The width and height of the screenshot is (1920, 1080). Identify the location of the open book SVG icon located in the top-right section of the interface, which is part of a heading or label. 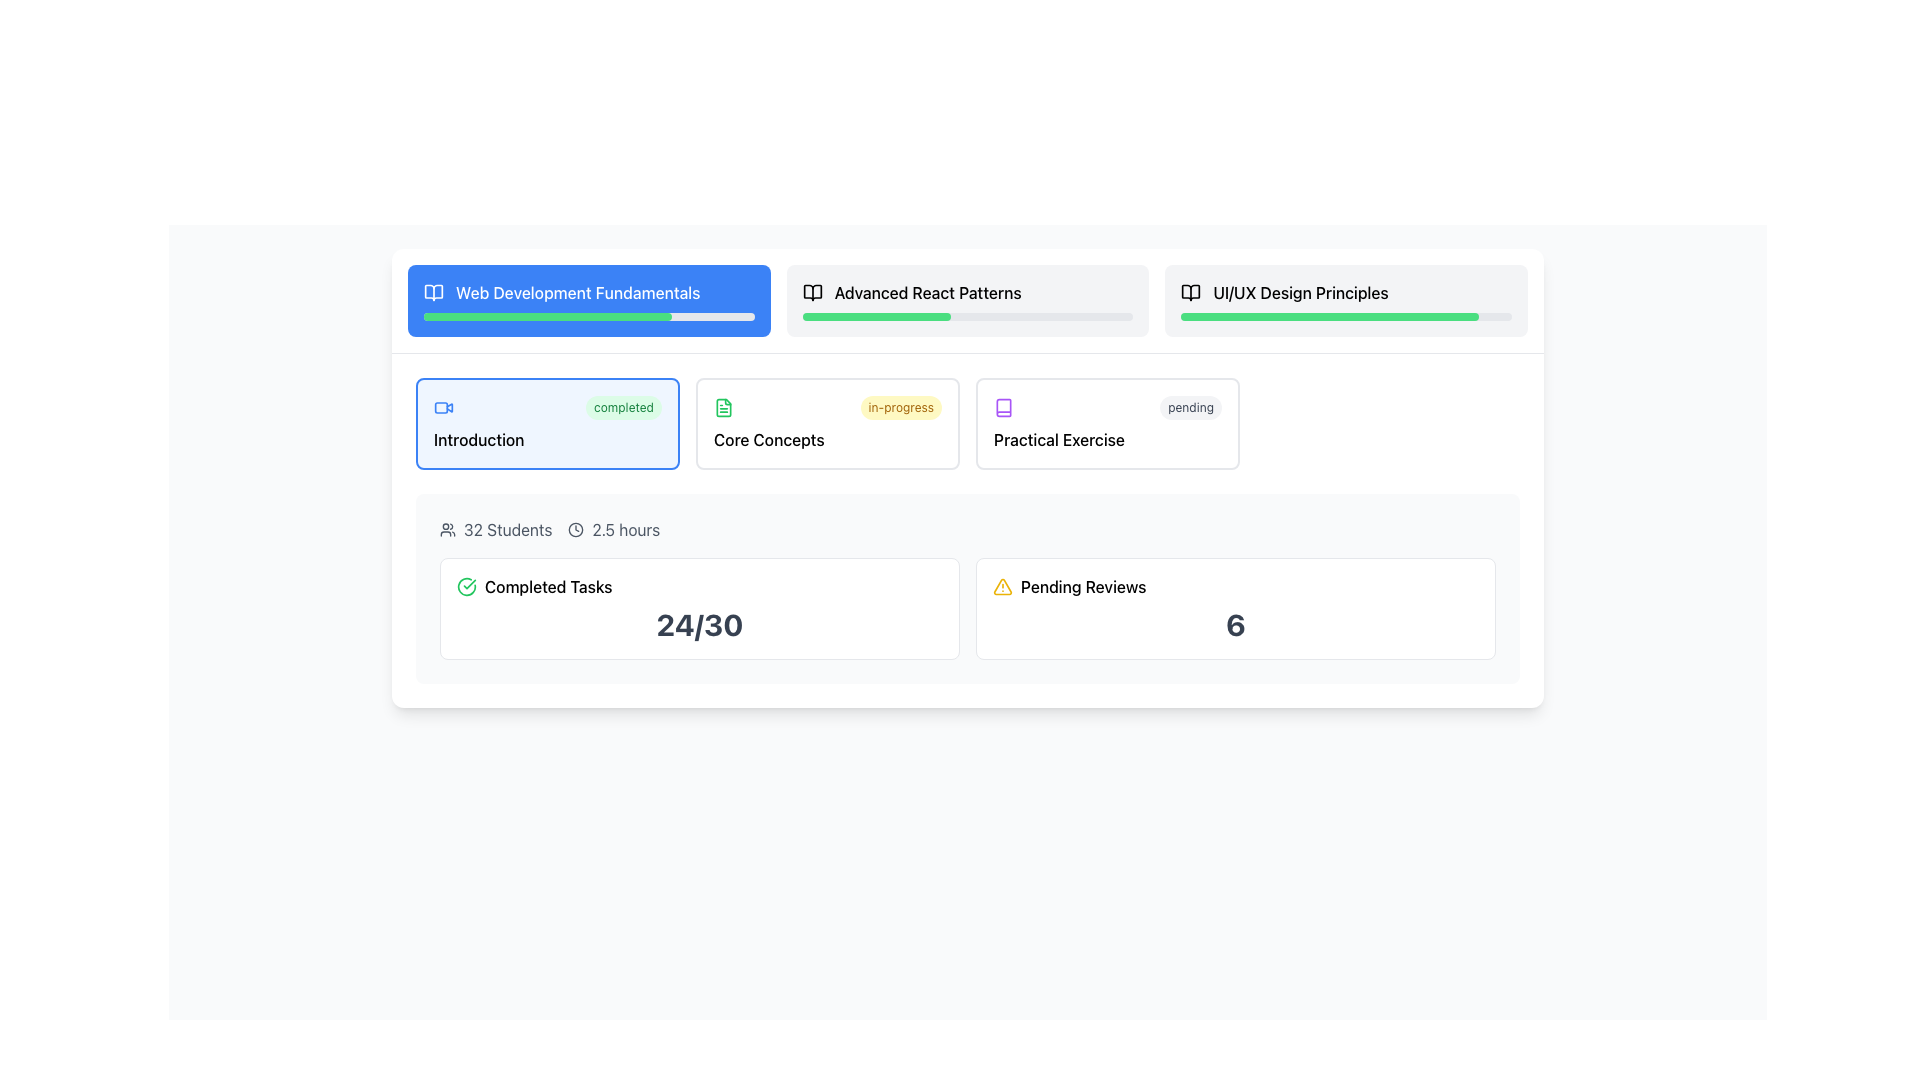
(1191, 293).